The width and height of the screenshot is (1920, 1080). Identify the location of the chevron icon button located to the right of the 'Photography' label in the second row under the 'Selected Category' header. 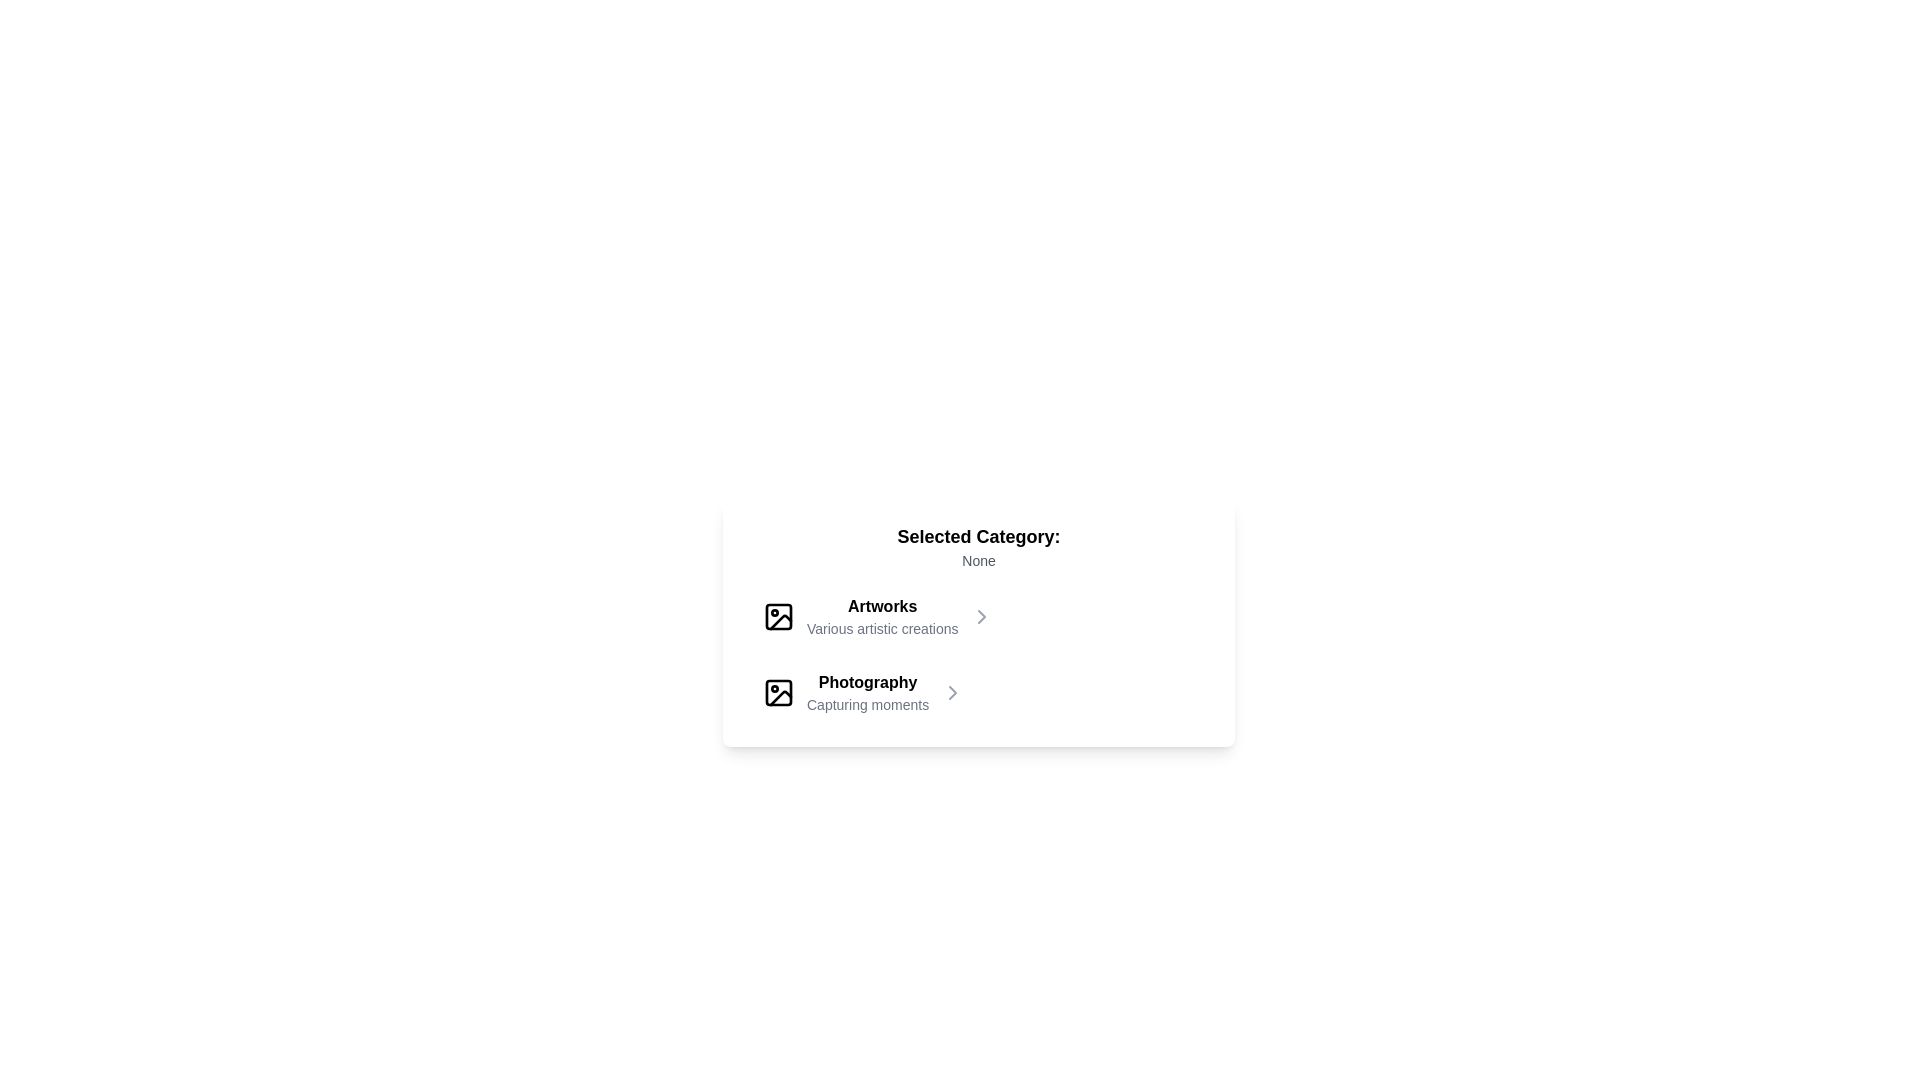
(952, 692).